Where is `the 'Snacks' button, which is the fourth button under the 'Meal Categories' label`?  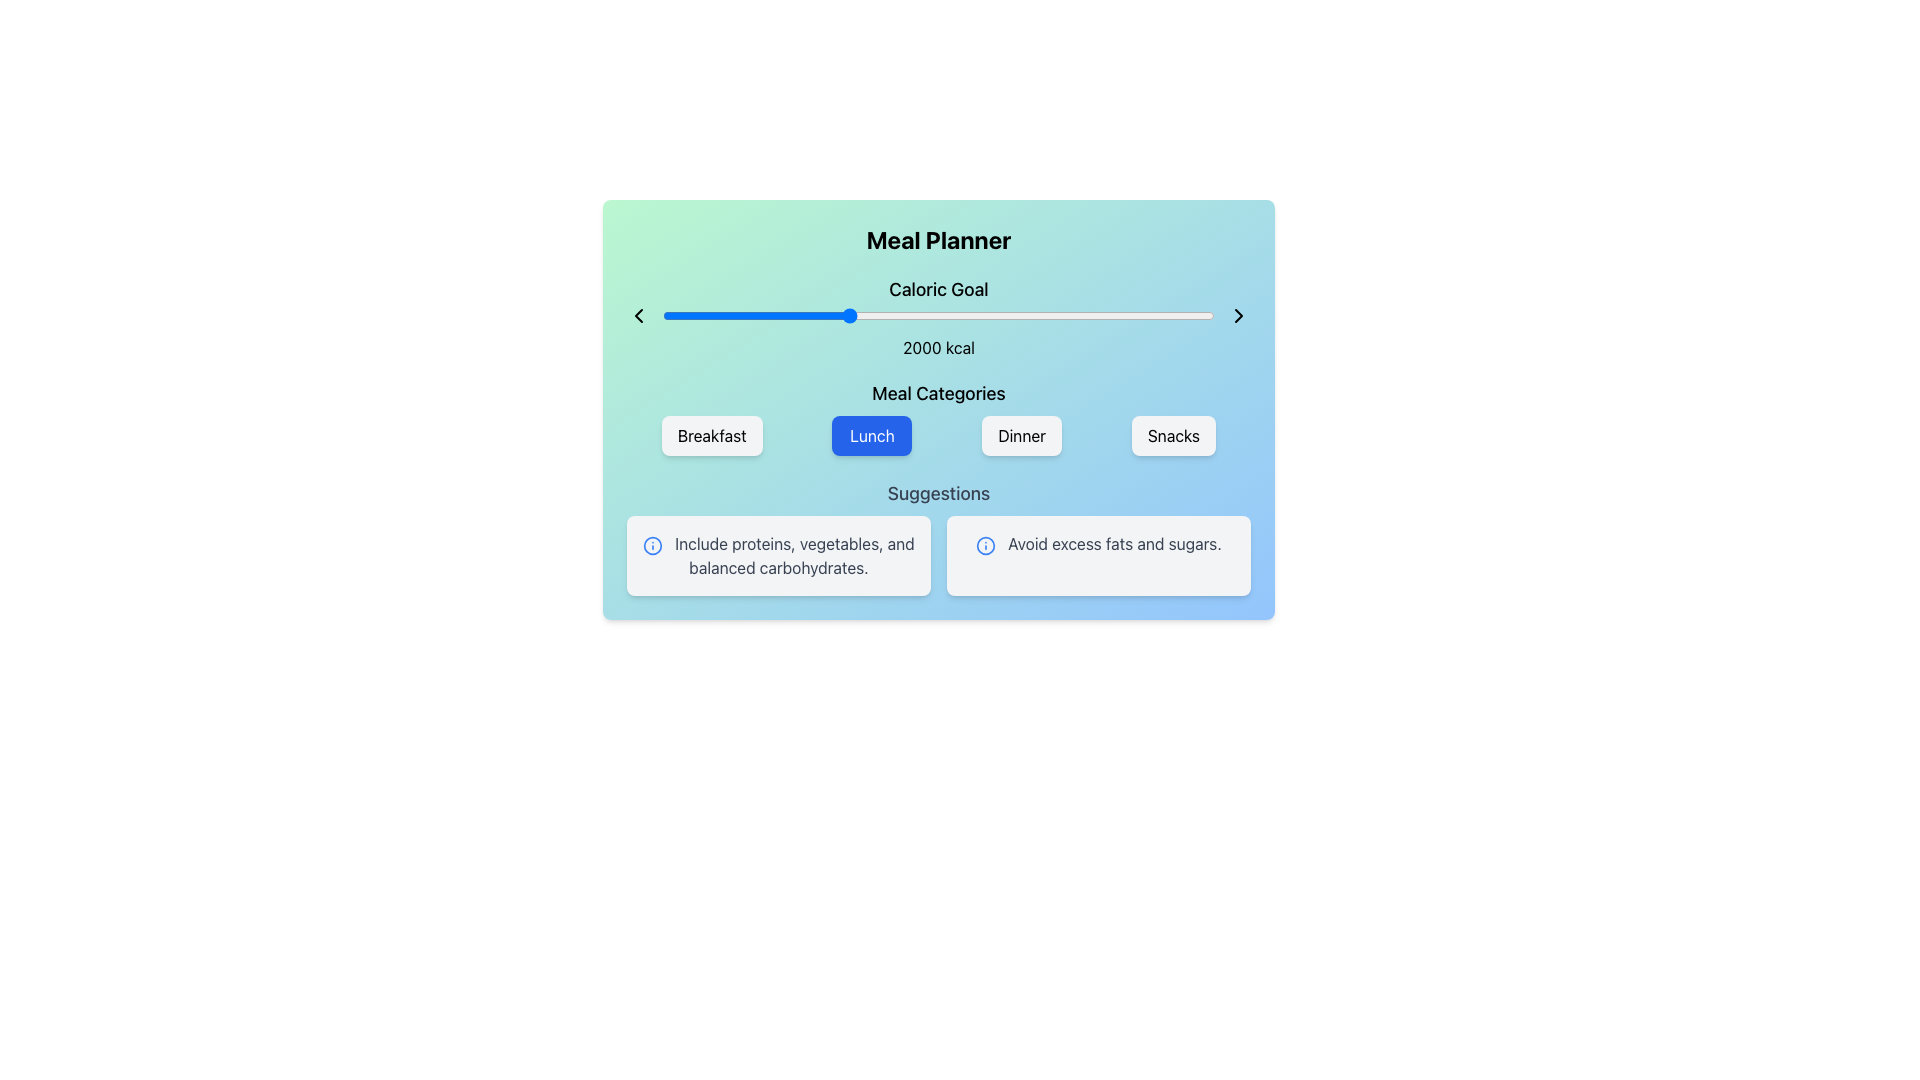 the 'Snacks' button, which is the fourth button under the 'Meal Categories' label is located at coordinates (1173, 434).